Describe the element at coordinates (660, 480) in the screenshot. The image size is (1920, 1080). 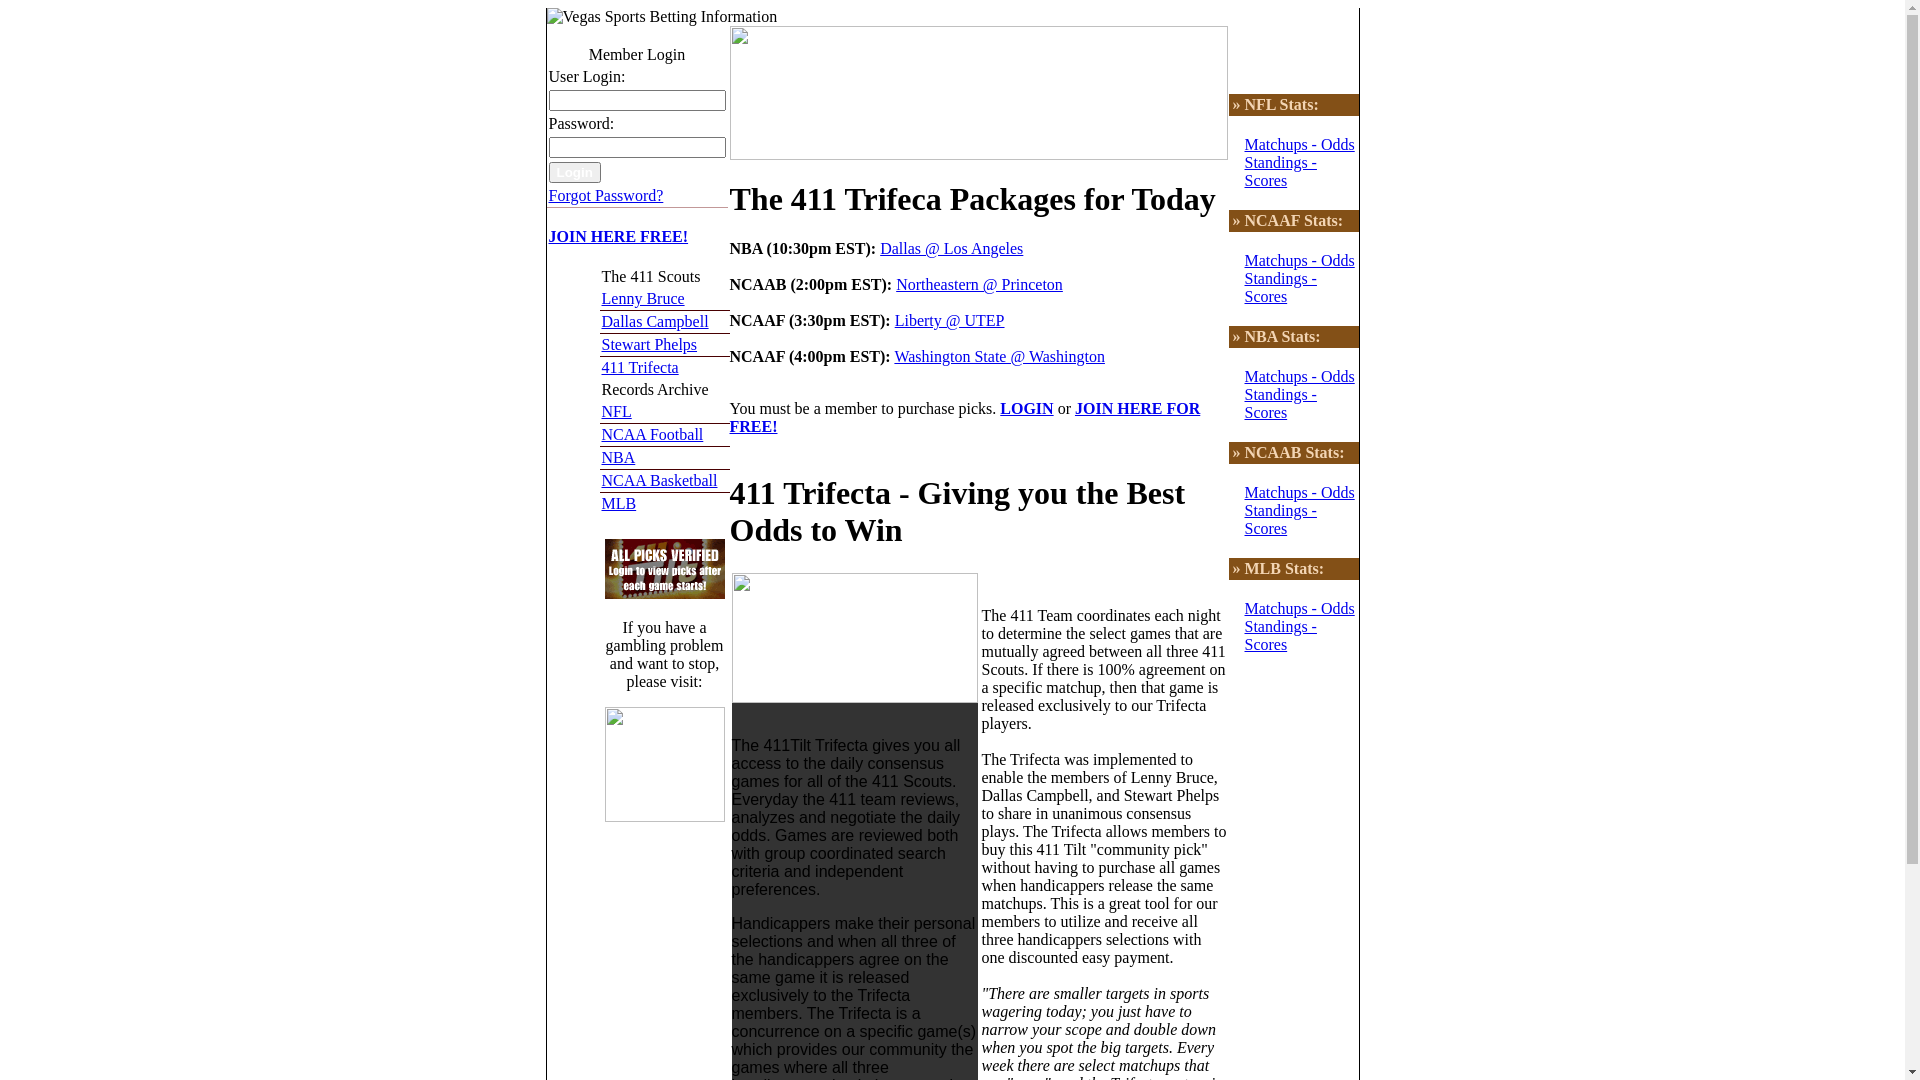
I see `'NCAA Basketball'` at that location.